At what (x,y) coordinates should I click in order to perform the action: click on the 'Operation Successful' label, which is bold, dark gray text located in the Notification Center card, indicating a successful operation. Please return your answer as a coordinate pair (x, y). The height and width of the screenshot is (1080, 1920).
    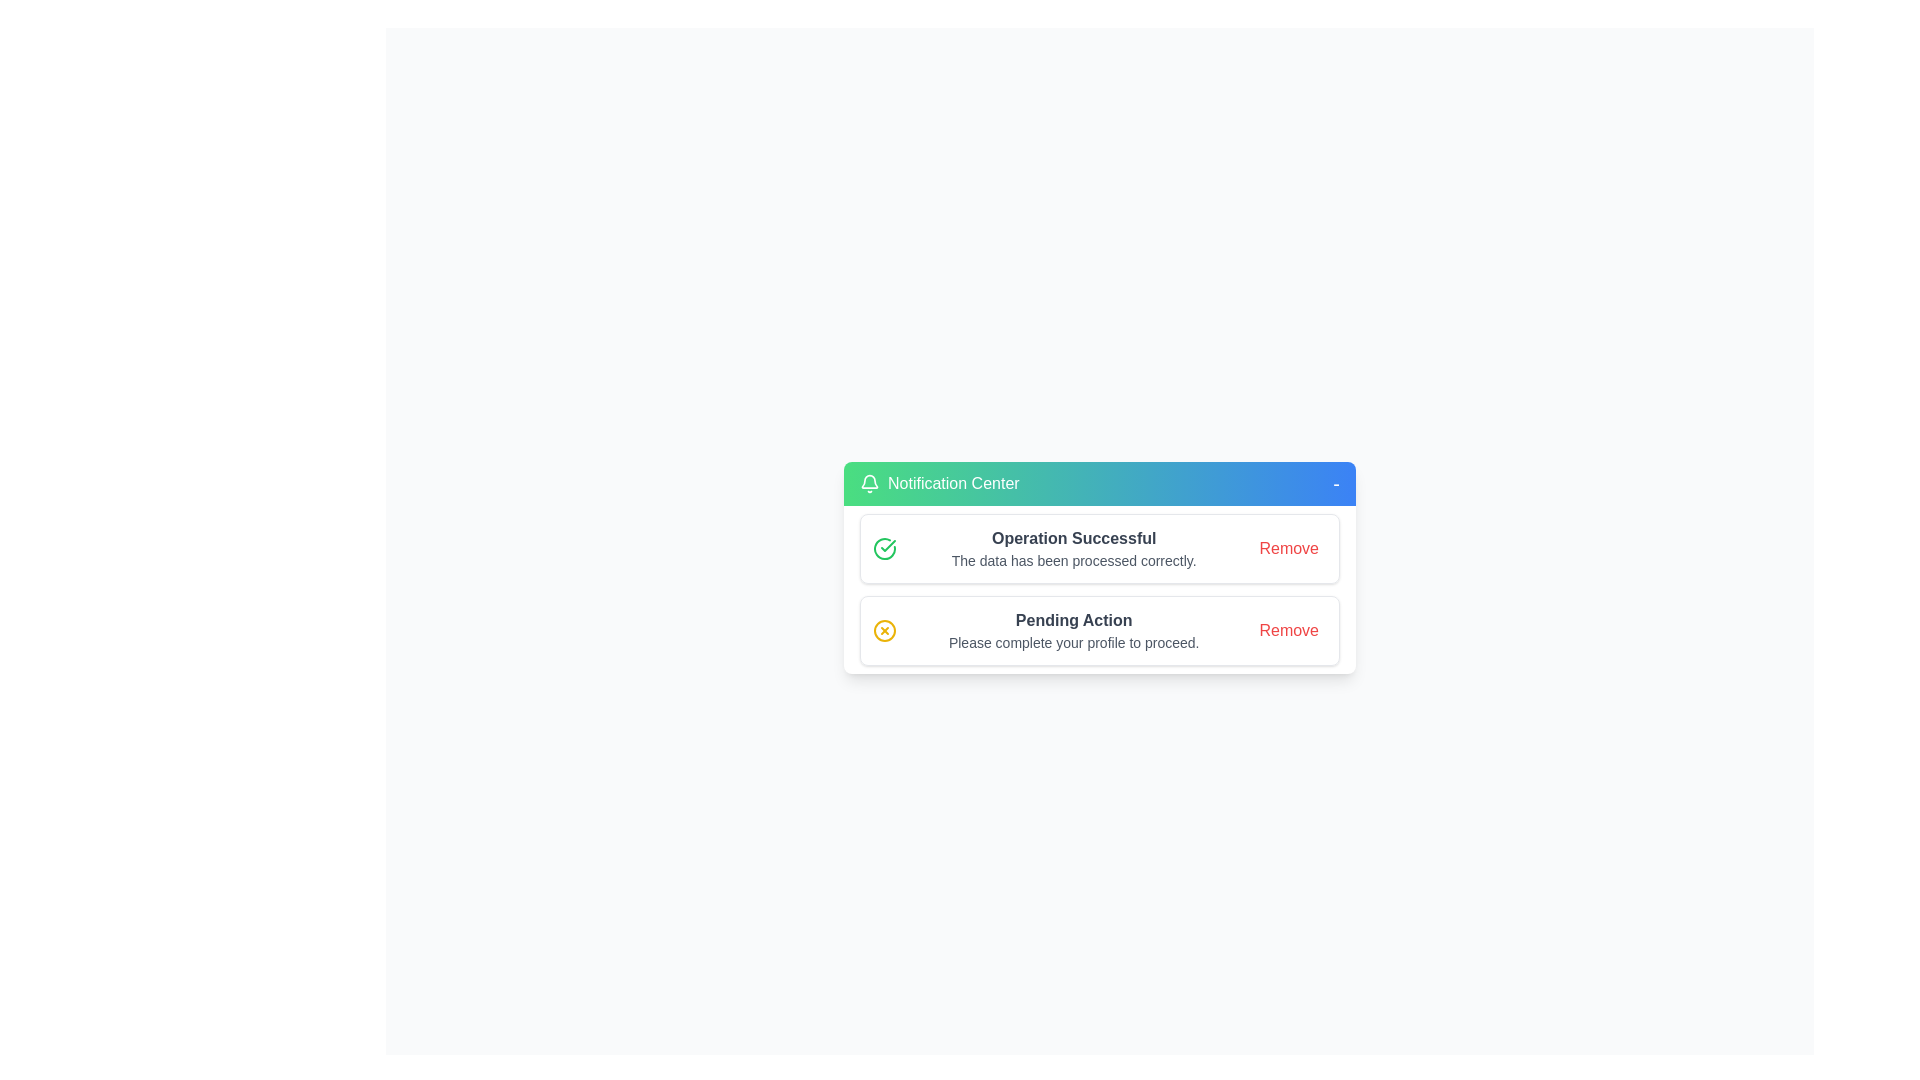
    Looking at the image, I should click on (1073, 538).